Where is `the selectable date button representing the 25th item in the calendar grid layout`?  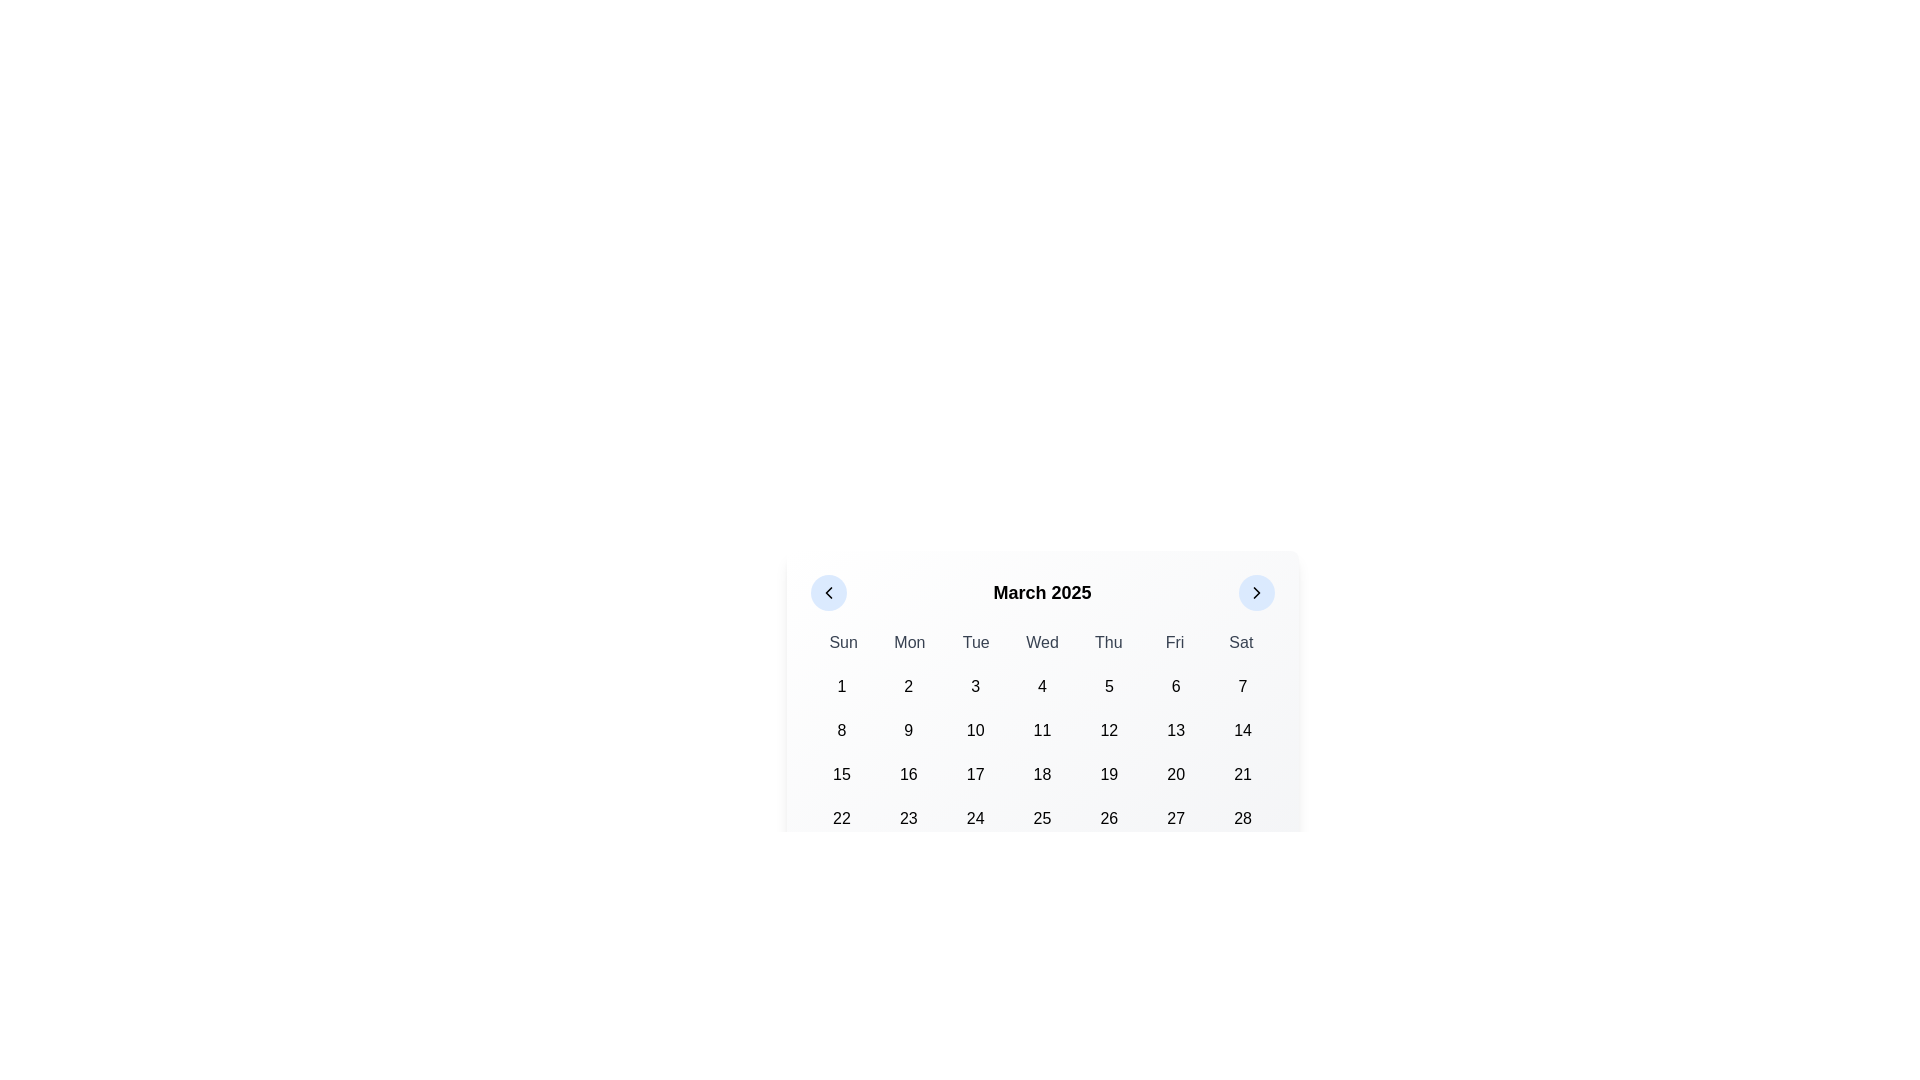
the selectable date button representing the 25th item in the calendar grid layout is located at coordinates (1041, 818).